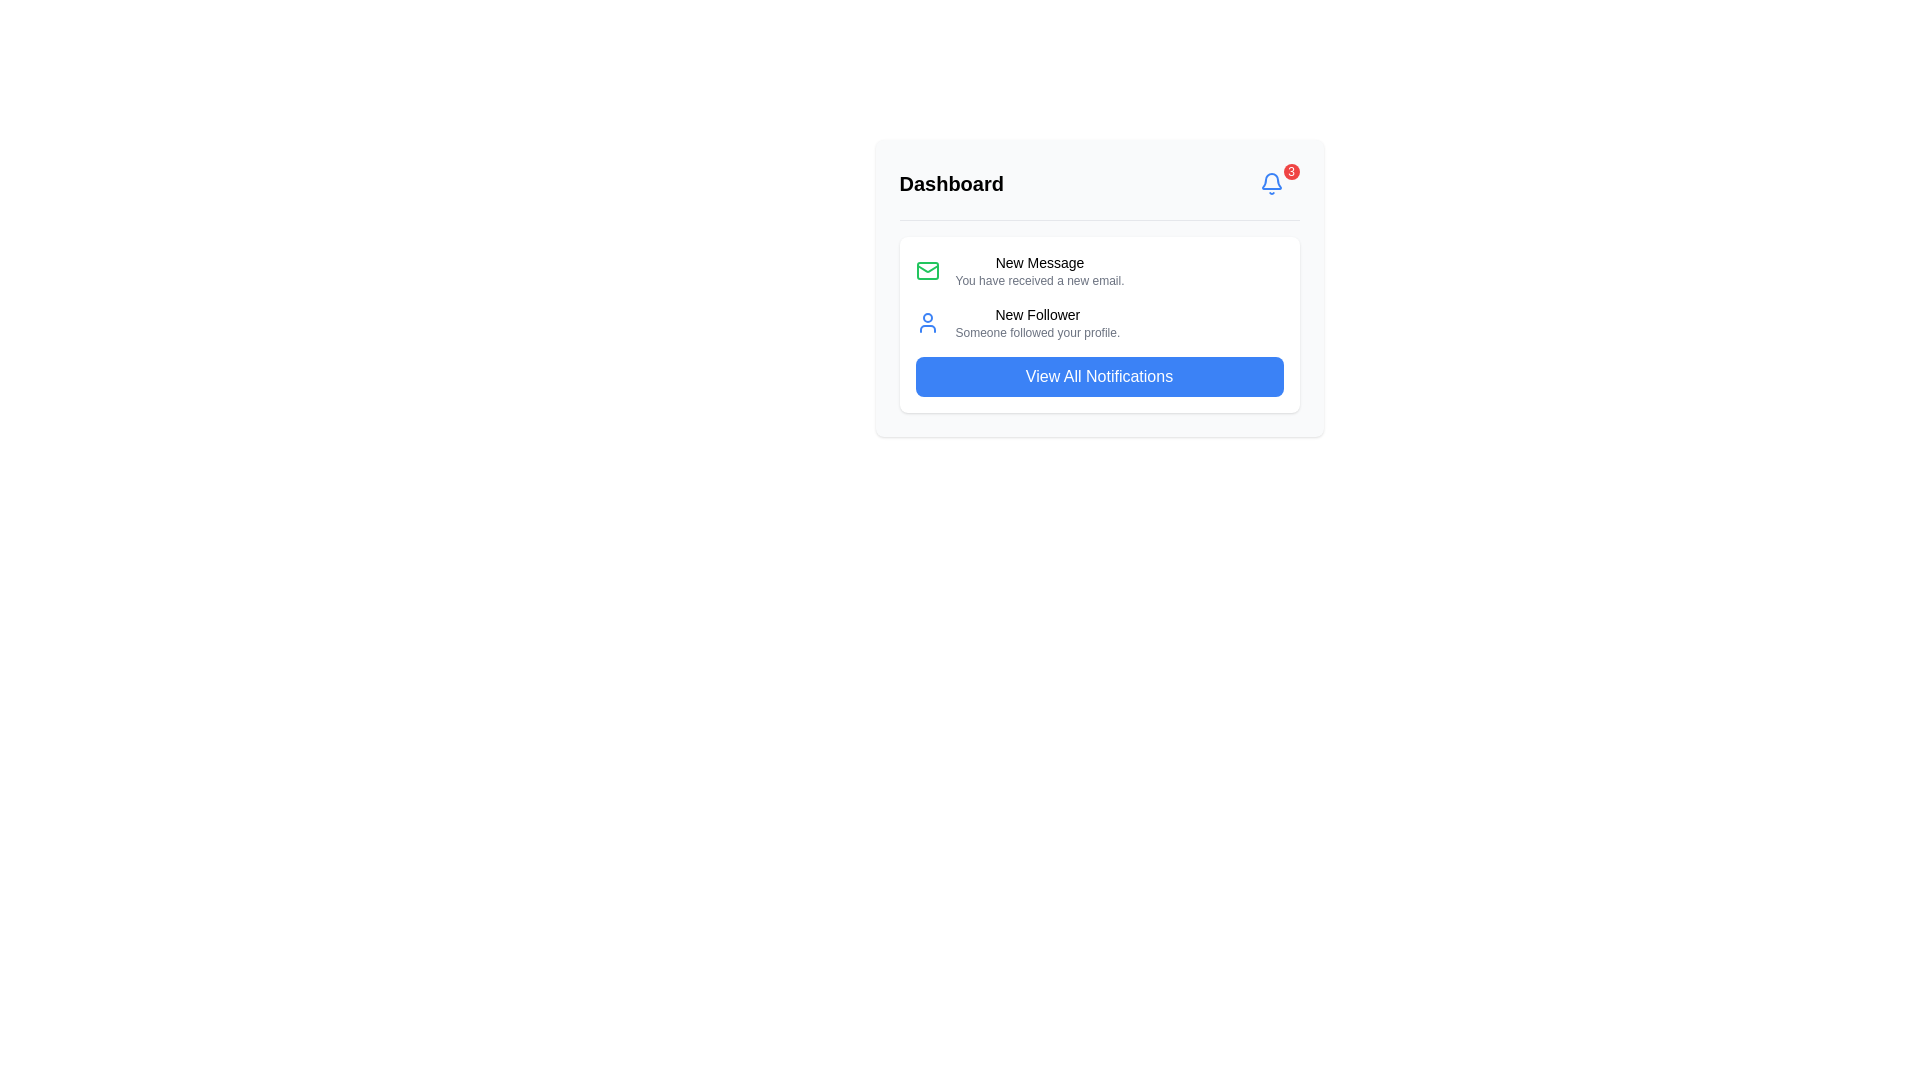 The image size is (1920, 1080). Describe the element at coordinates (1037, 331) in the screenshot. I see `the descriptive text block that states 'Someone followed your profile.' located below the 'New Follower' heading in the notifications section` at that location.